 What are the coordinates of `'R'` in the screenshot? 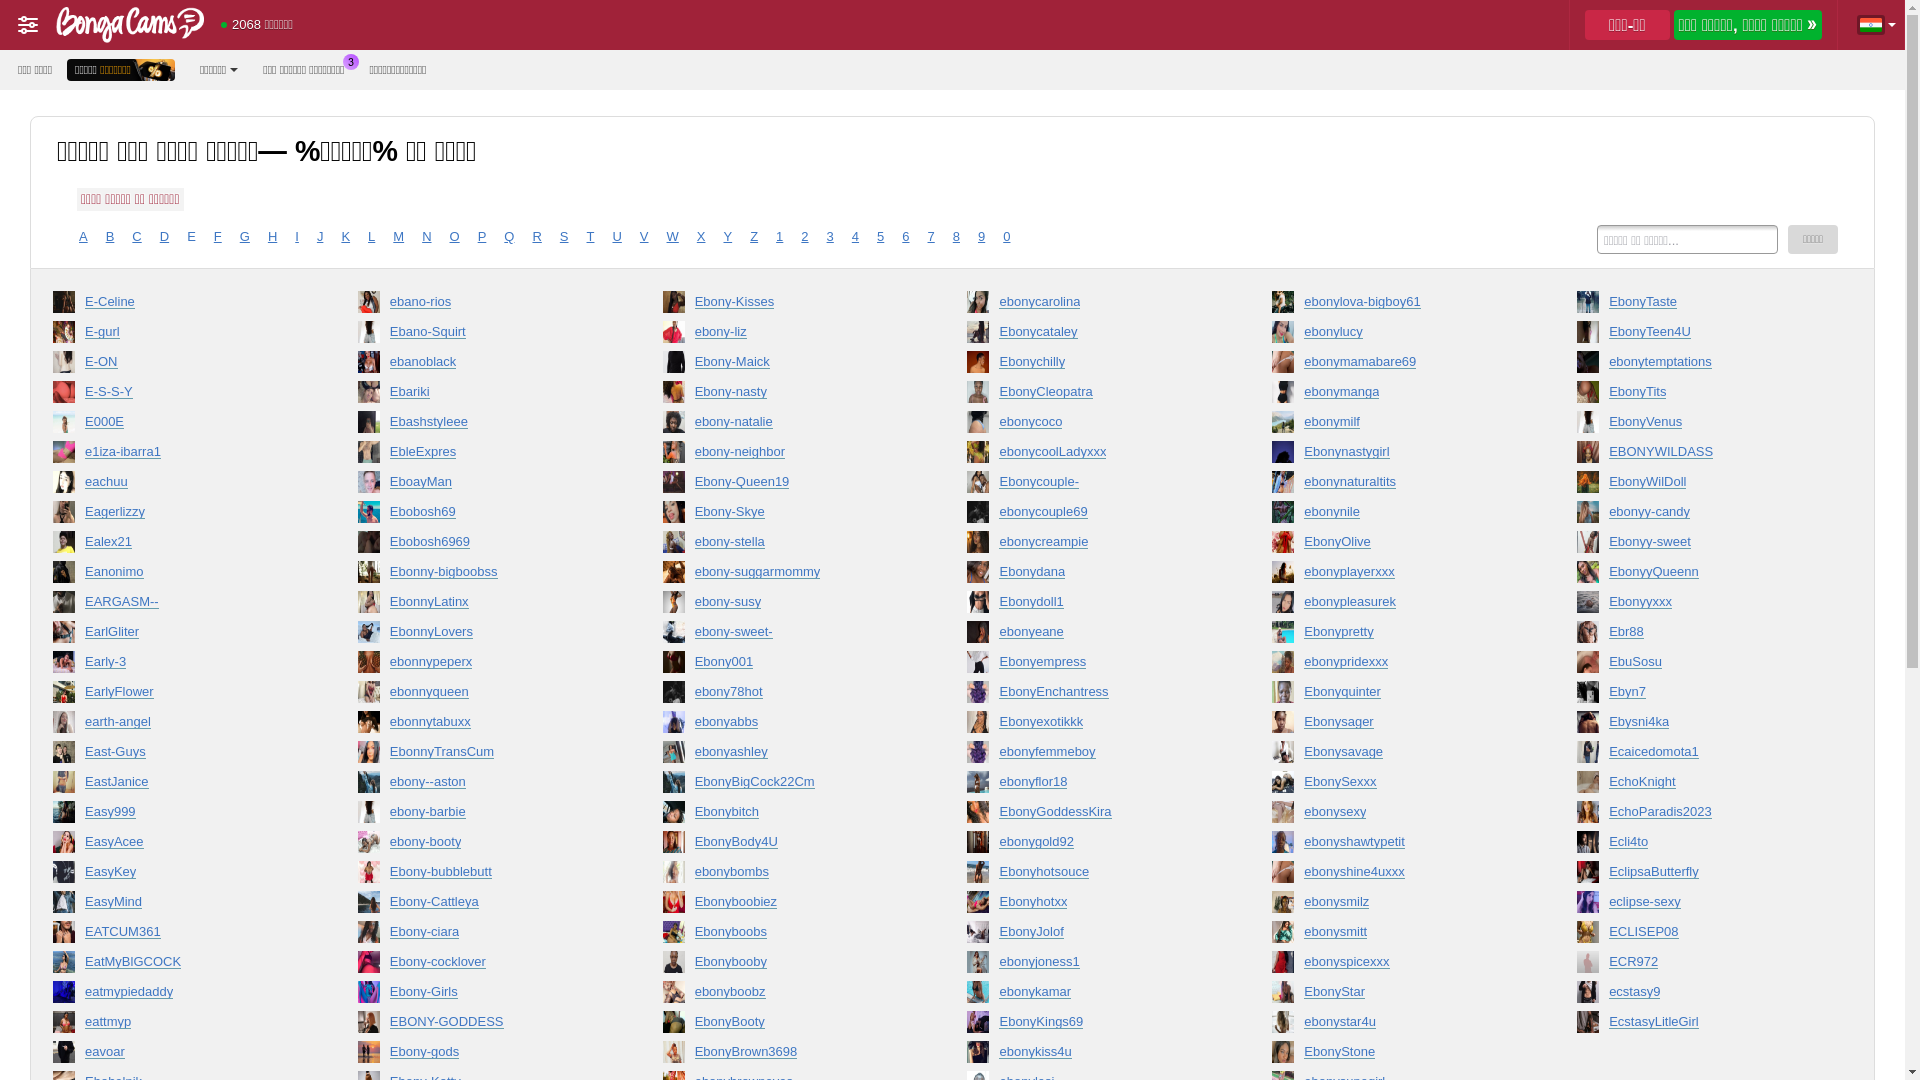 It's located at (536, 235).